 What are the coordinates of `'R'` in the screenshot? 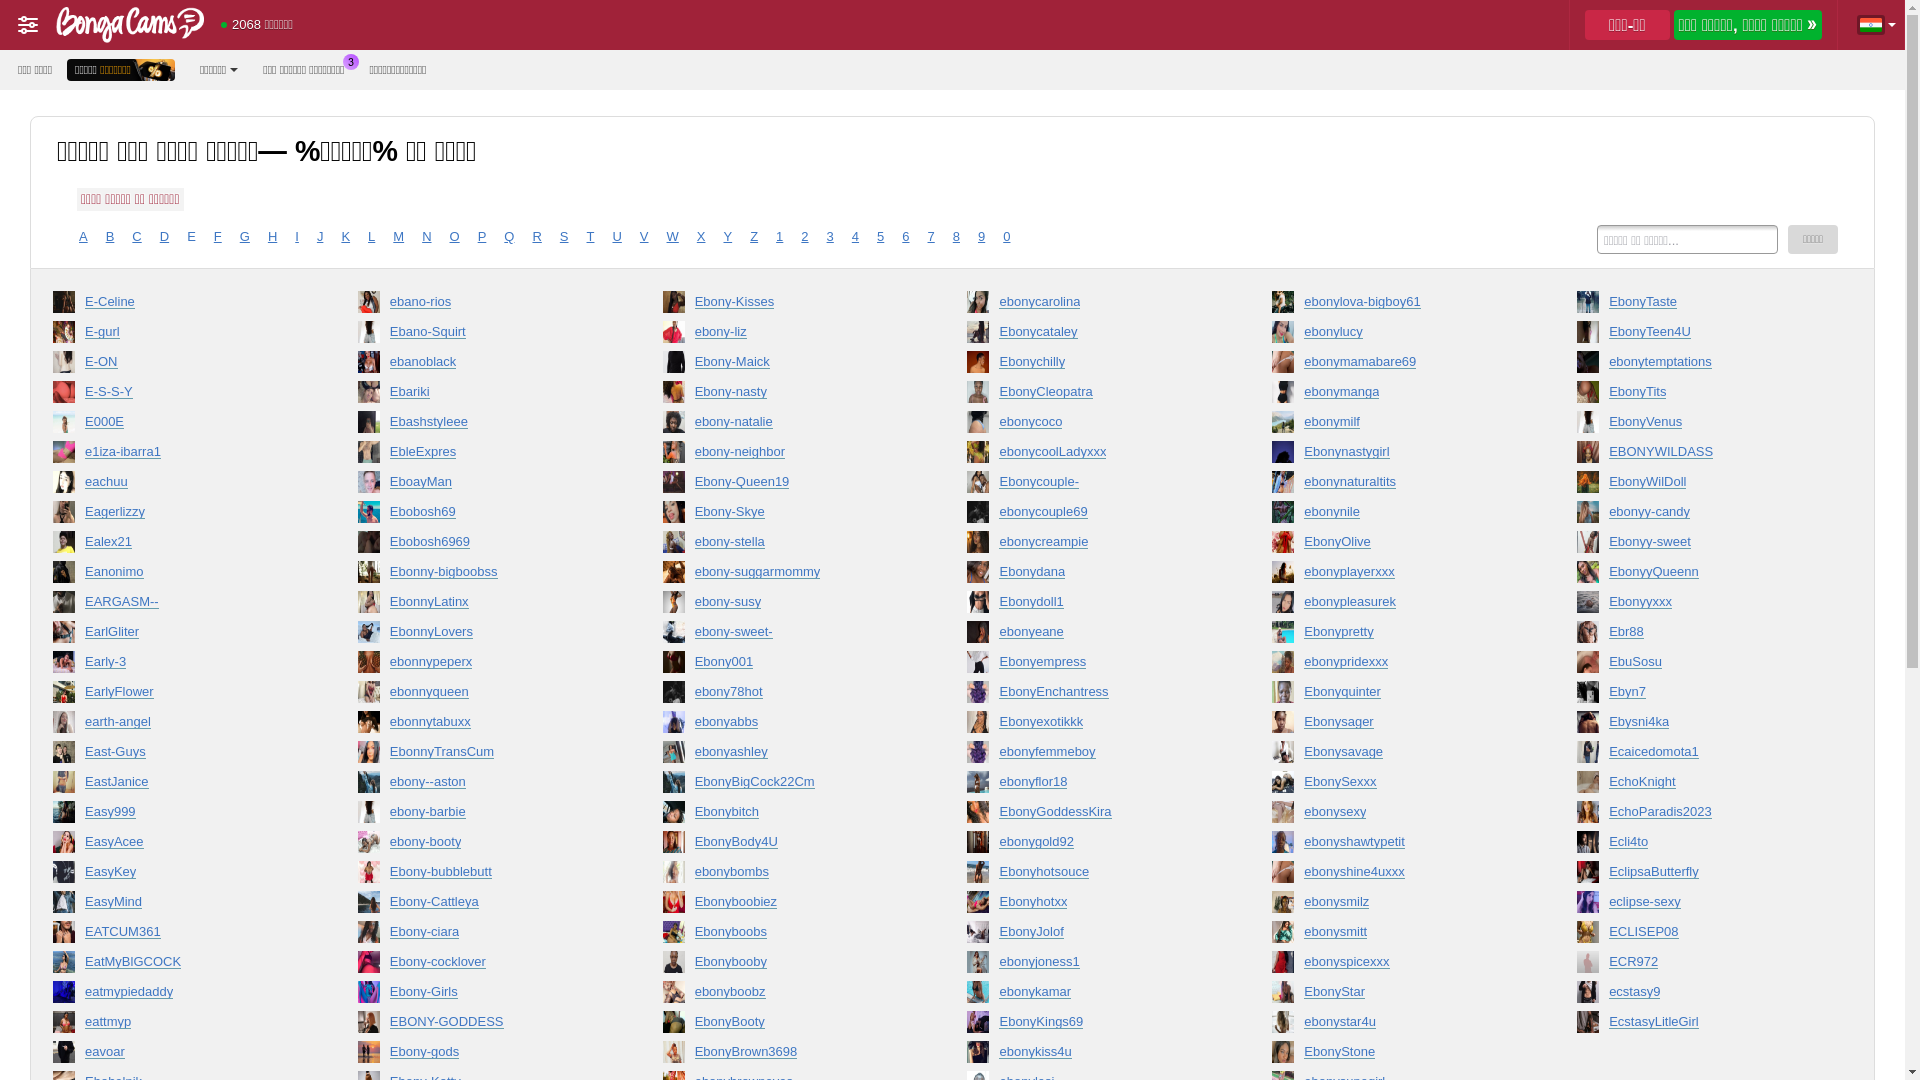 It's located at (536, 235).